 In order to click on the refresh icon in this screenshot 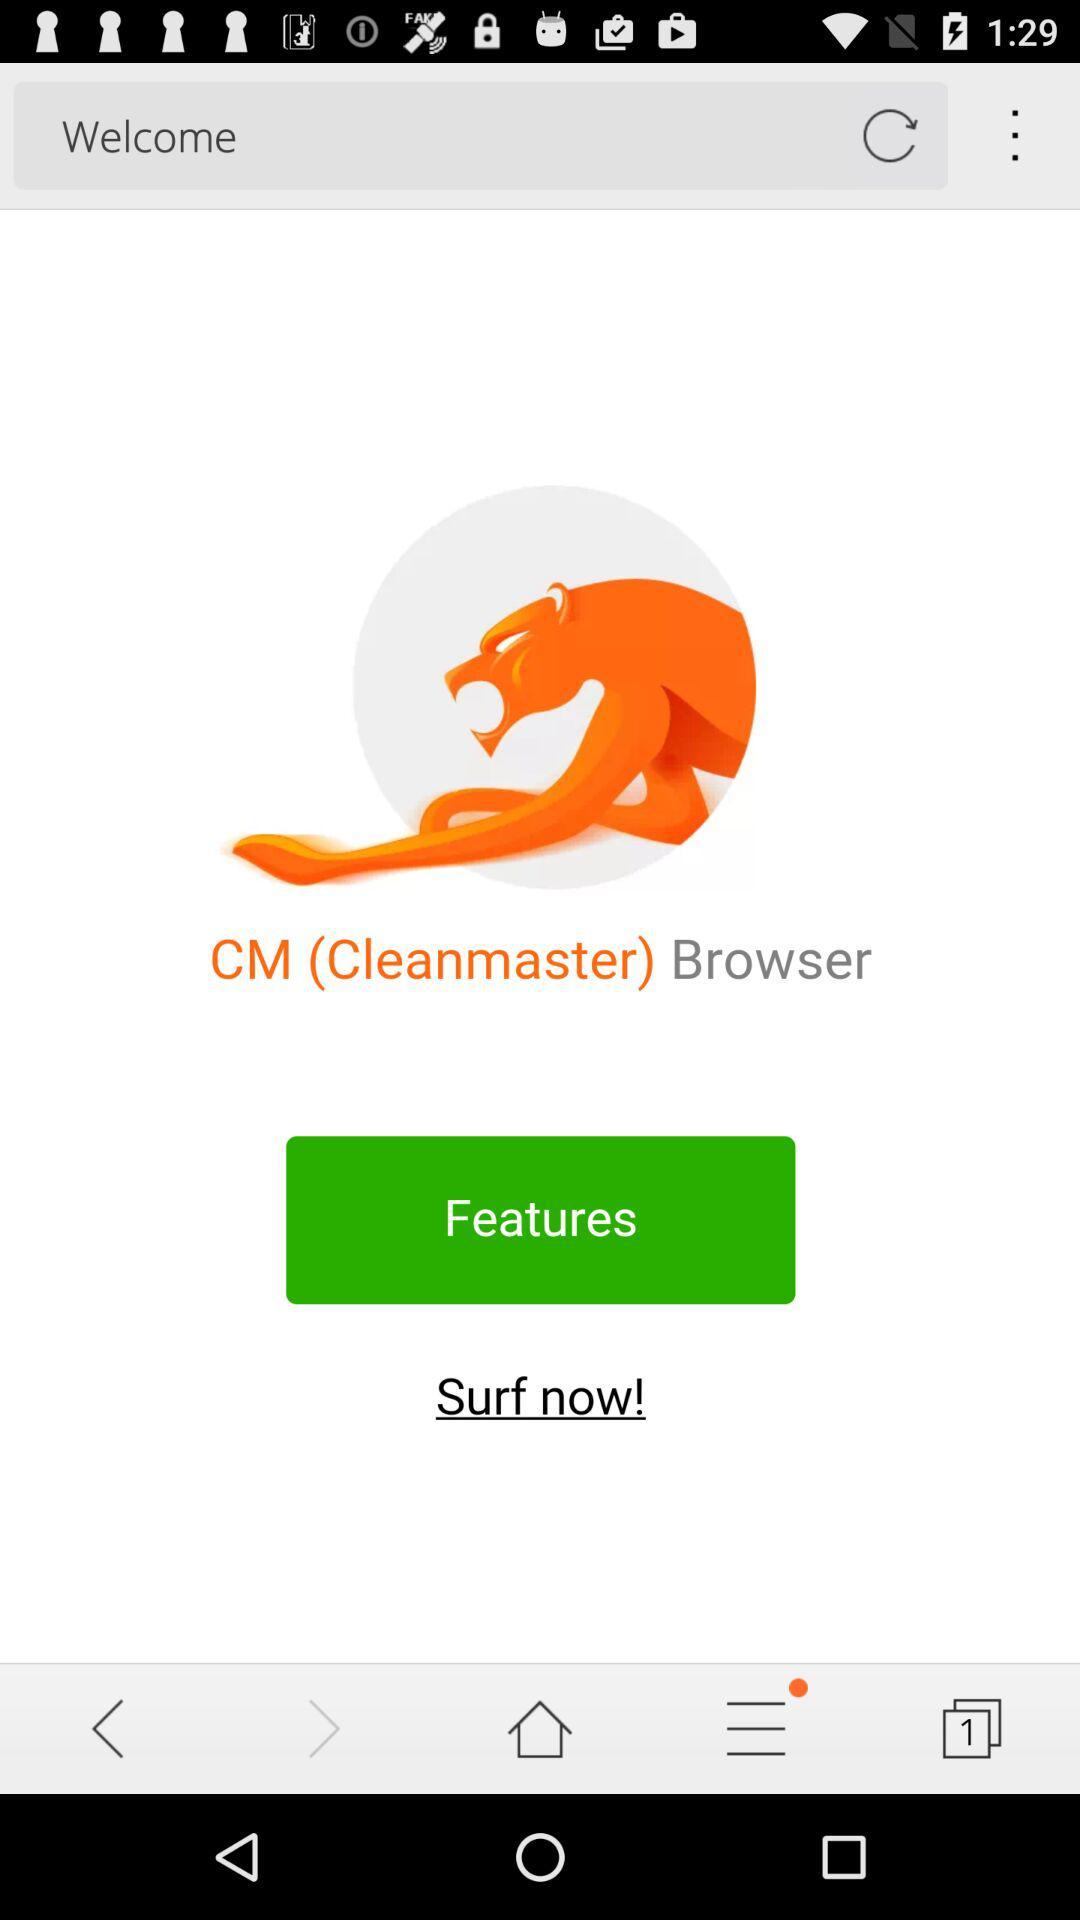, I will do `click(888, 144)`.